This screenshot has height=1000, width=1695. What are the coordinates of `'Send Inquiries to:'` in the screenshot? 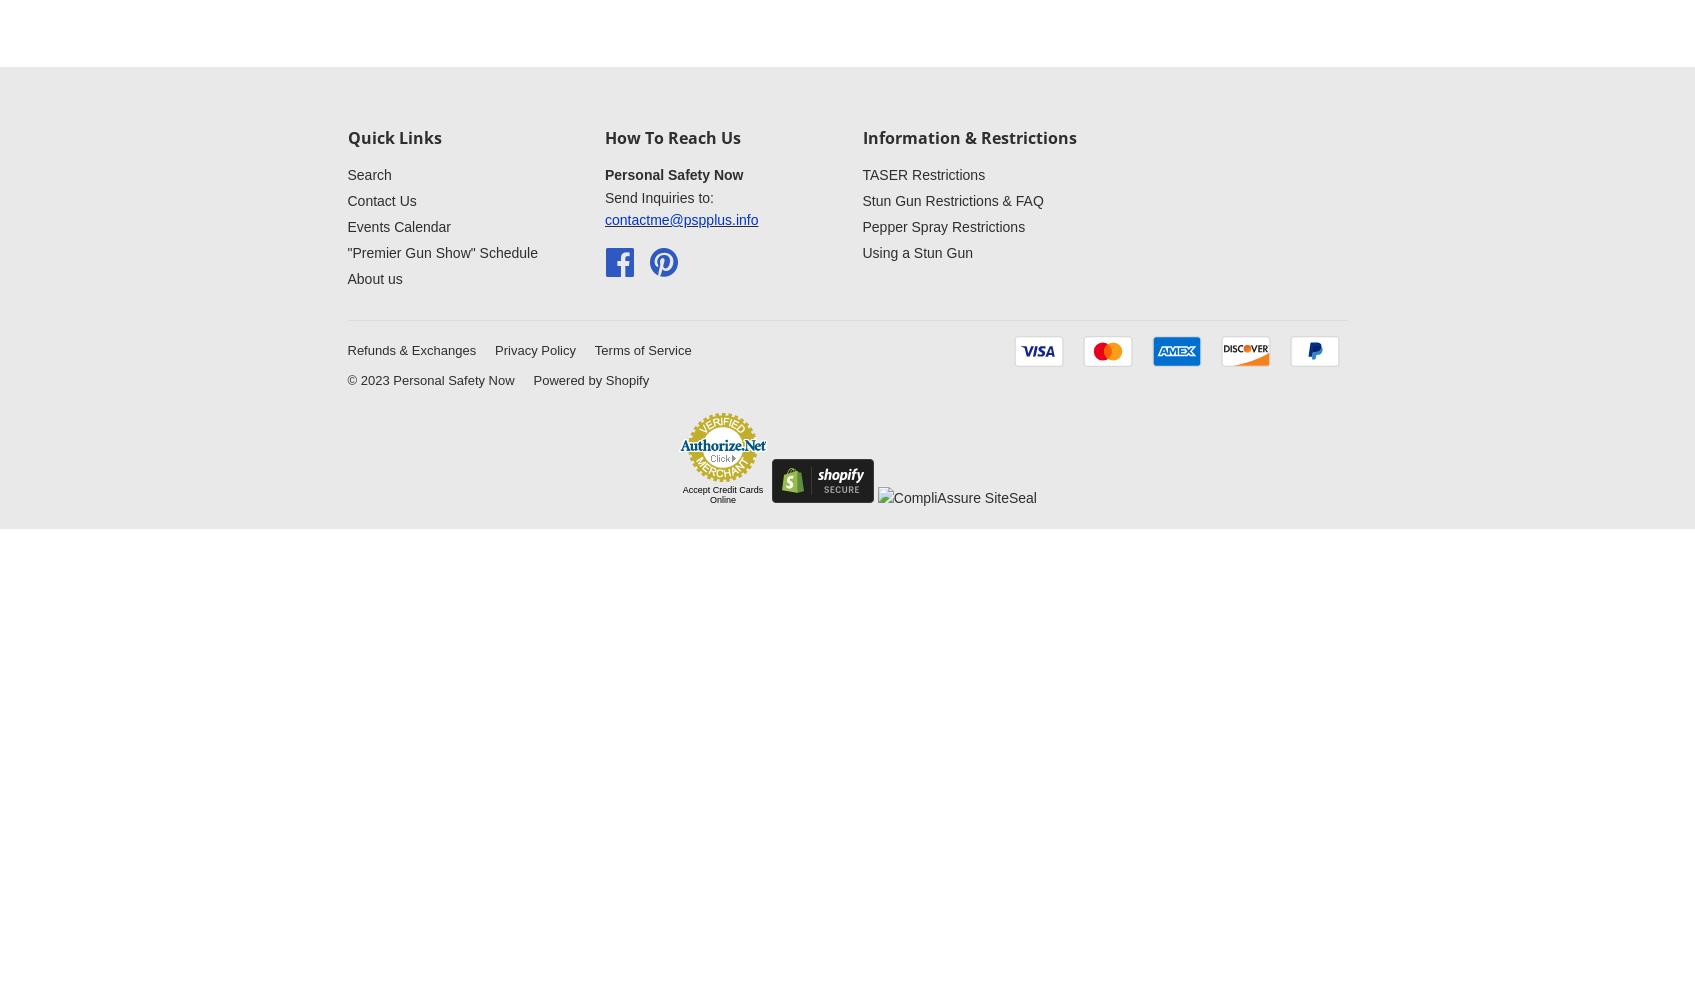 It's located at (659, 196).